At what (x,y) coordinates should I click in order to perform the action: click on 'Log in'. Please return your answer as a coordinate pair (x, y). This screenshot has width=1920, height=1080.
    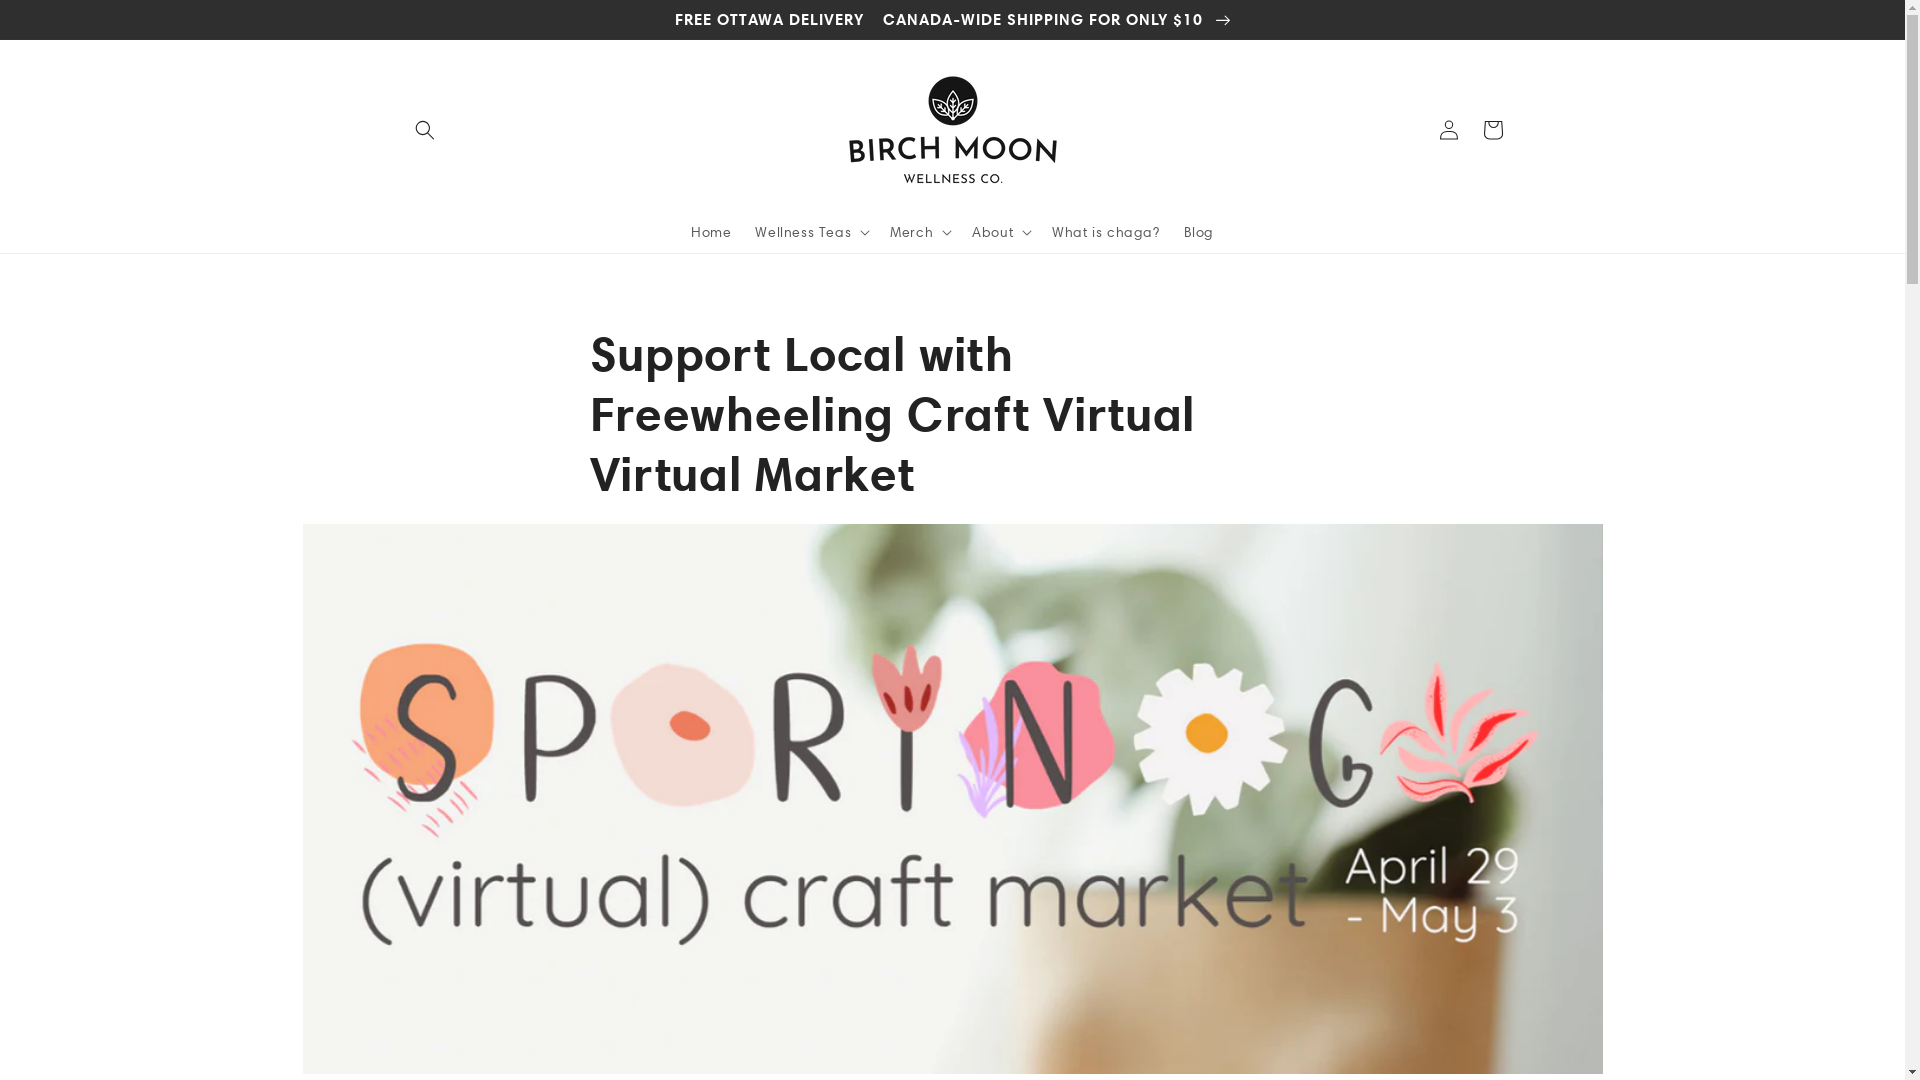
    Looking at the image, I should click on (1448, 130).